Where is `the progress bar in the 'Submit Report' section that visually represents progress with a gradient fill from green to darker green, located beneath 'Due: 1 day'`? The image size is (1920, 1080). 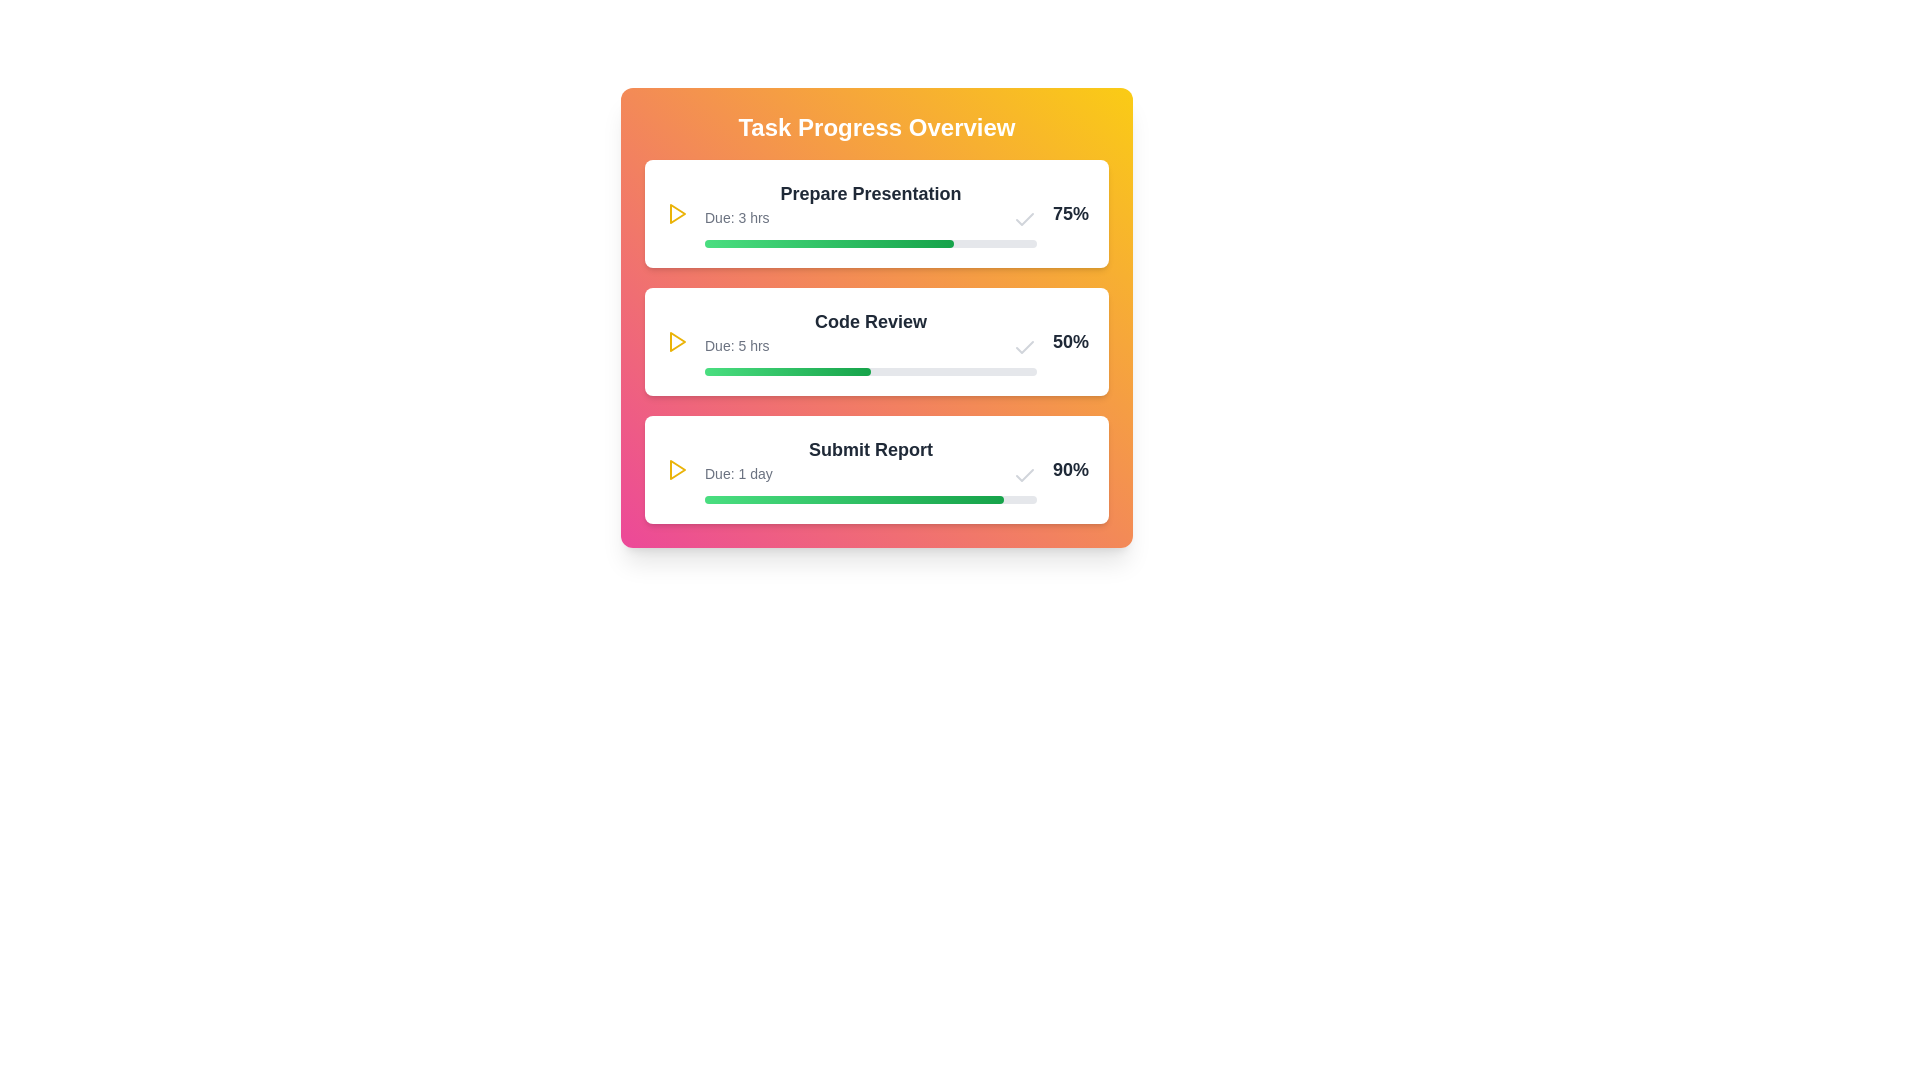
the progress bar in the 'Submit Report' section that visually represents progress with a gradient fill from green to darker green, located beneath 'Due: 1 day' is located at coordinates (870, 499).